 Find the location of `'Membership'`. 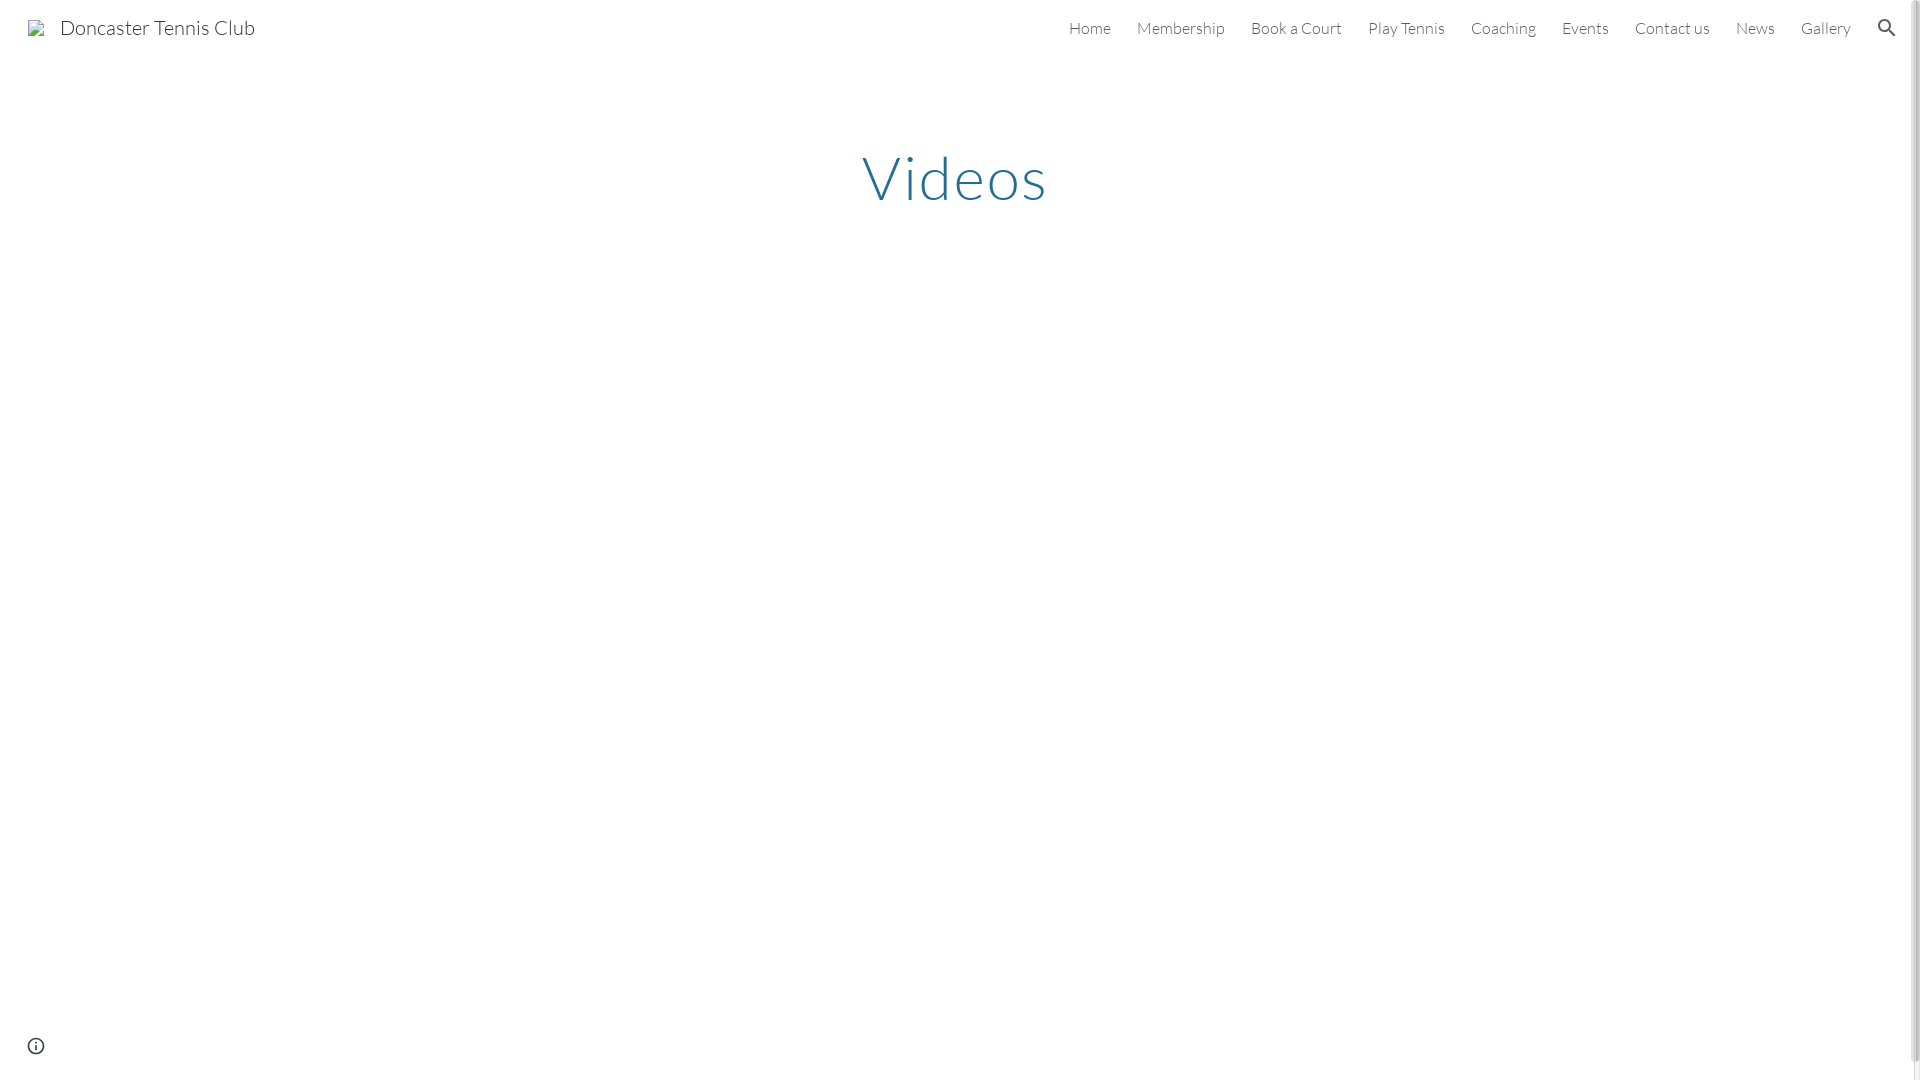

'Membership' is located at coordinates (1180, 27).